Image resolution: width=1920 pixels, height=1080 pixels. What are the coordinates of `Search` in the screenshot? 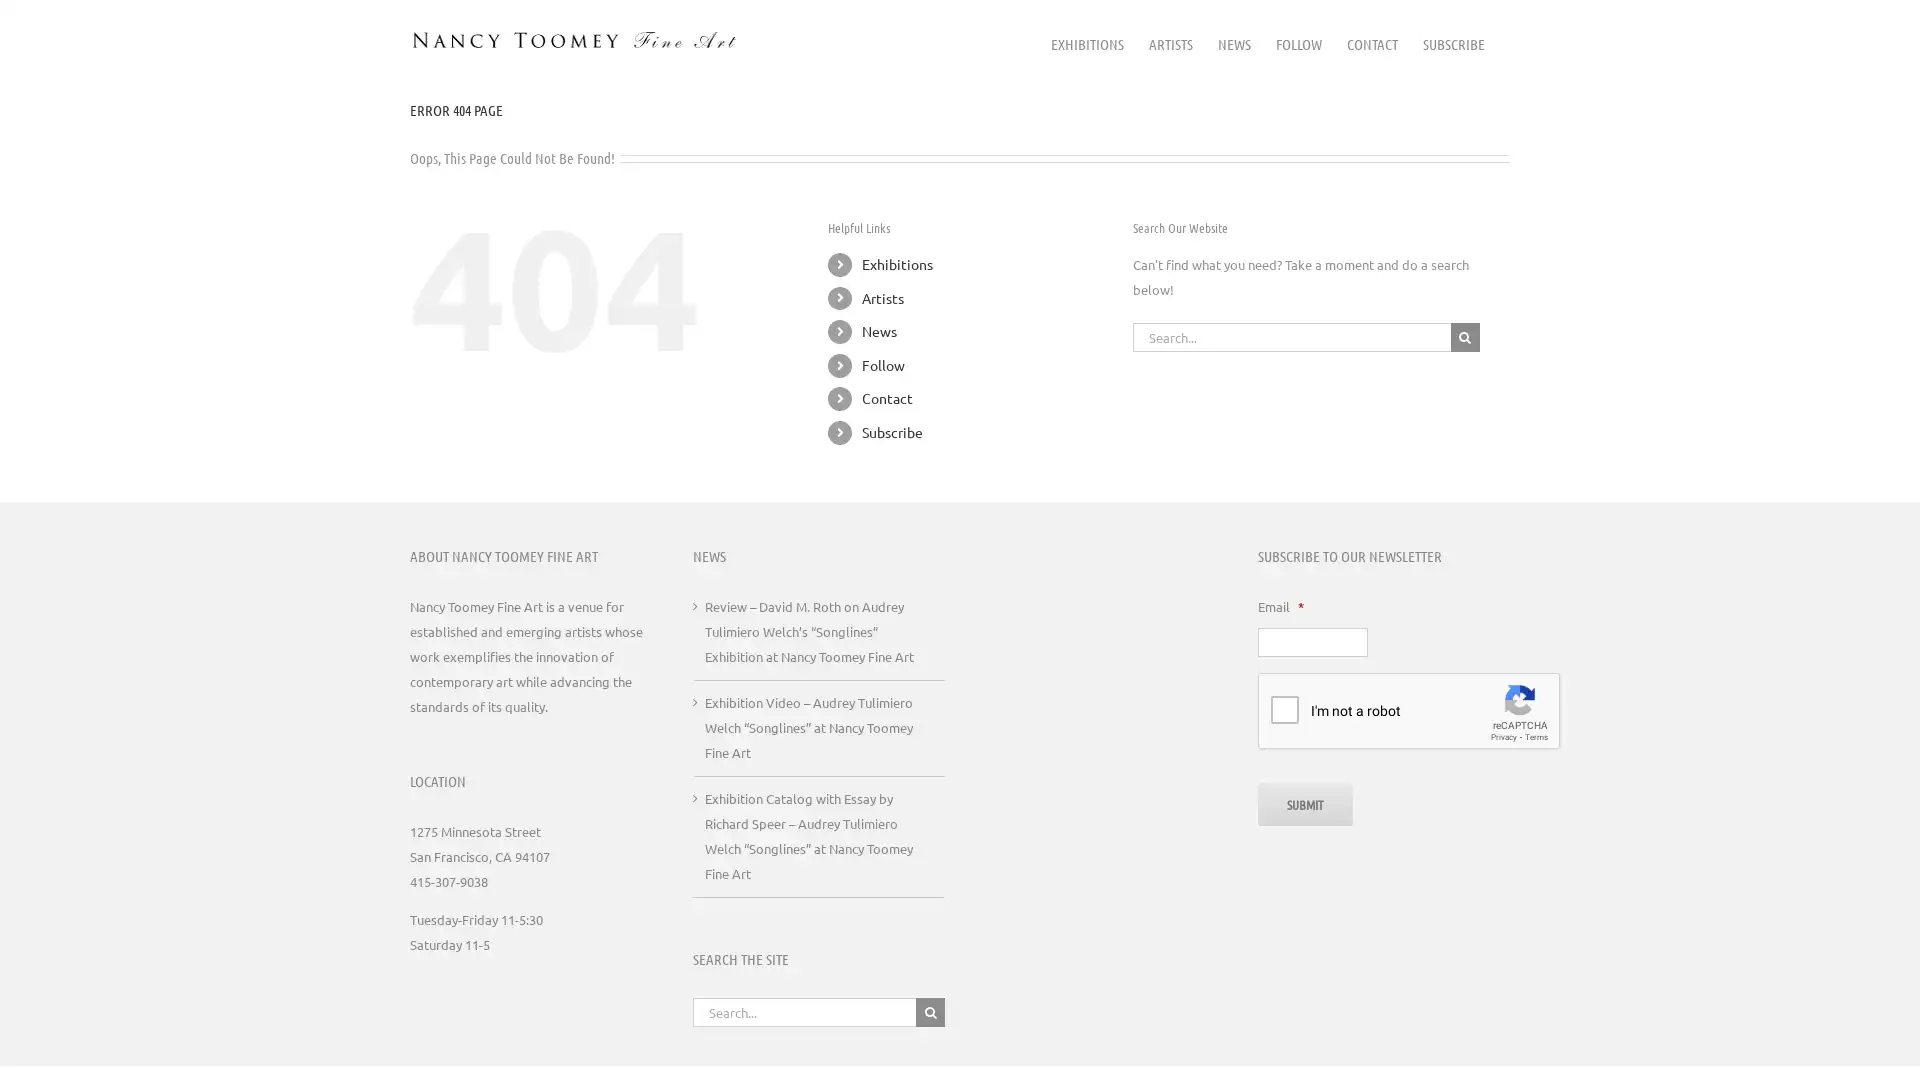 It's located at (929, 1012).